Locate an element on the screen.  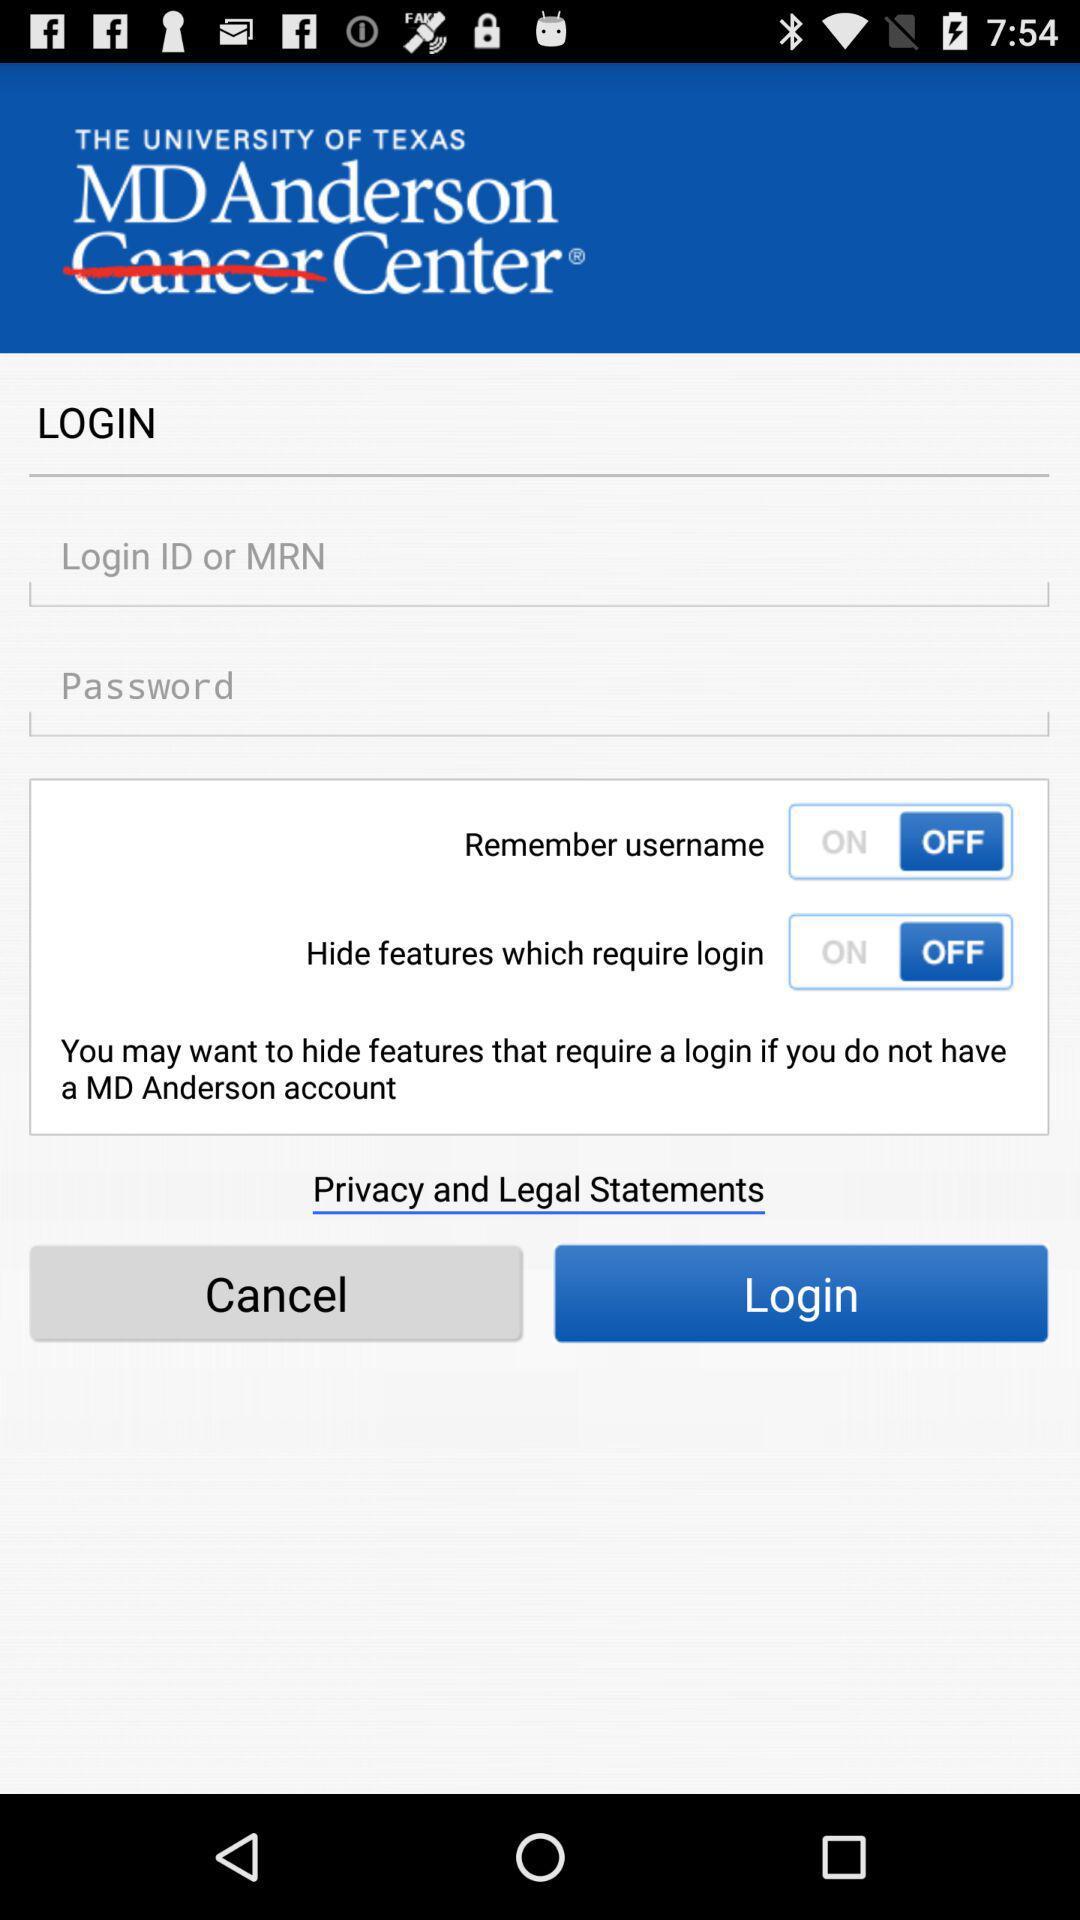
icon next to the login icon is located at coordinates (276, 1293).